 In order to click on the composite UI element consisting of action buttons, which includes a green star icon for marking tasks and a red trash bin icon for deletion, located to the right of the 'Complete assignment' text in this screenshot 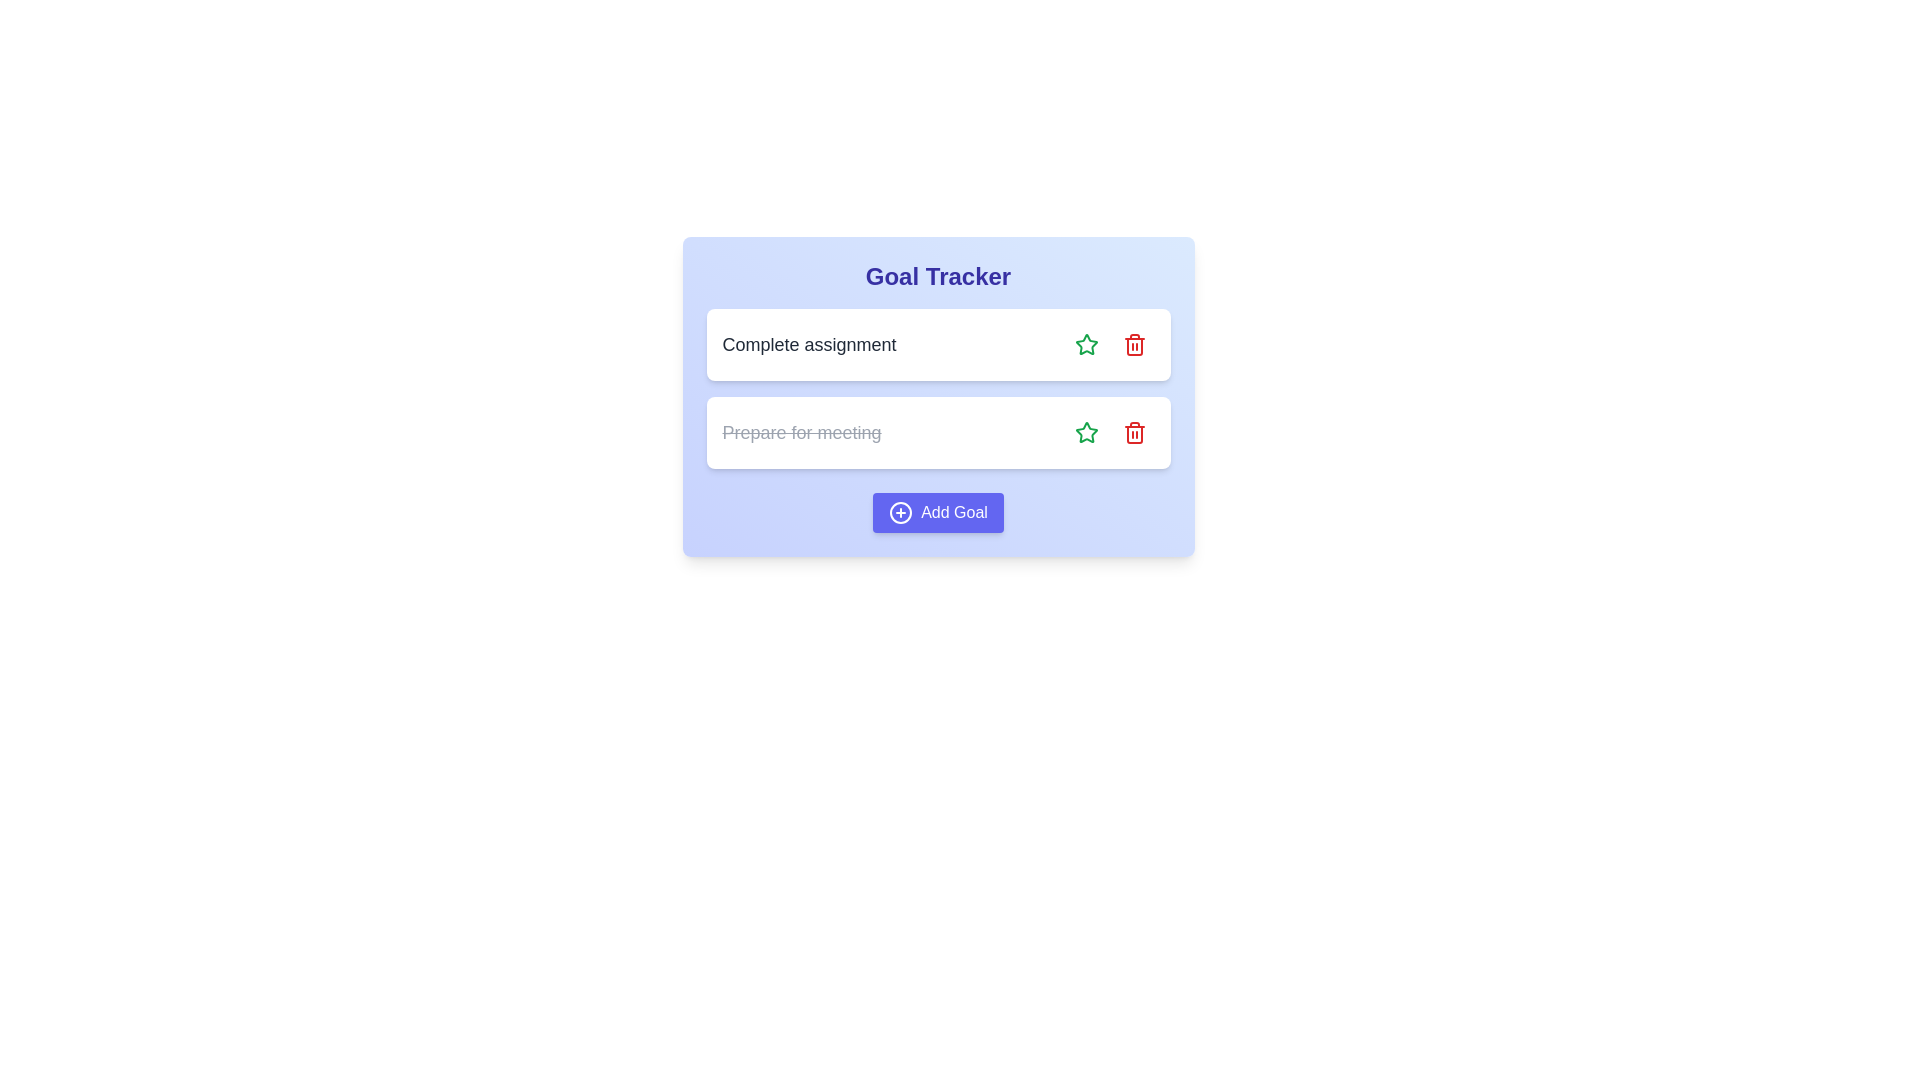, I will do `click(1109, 343)`.